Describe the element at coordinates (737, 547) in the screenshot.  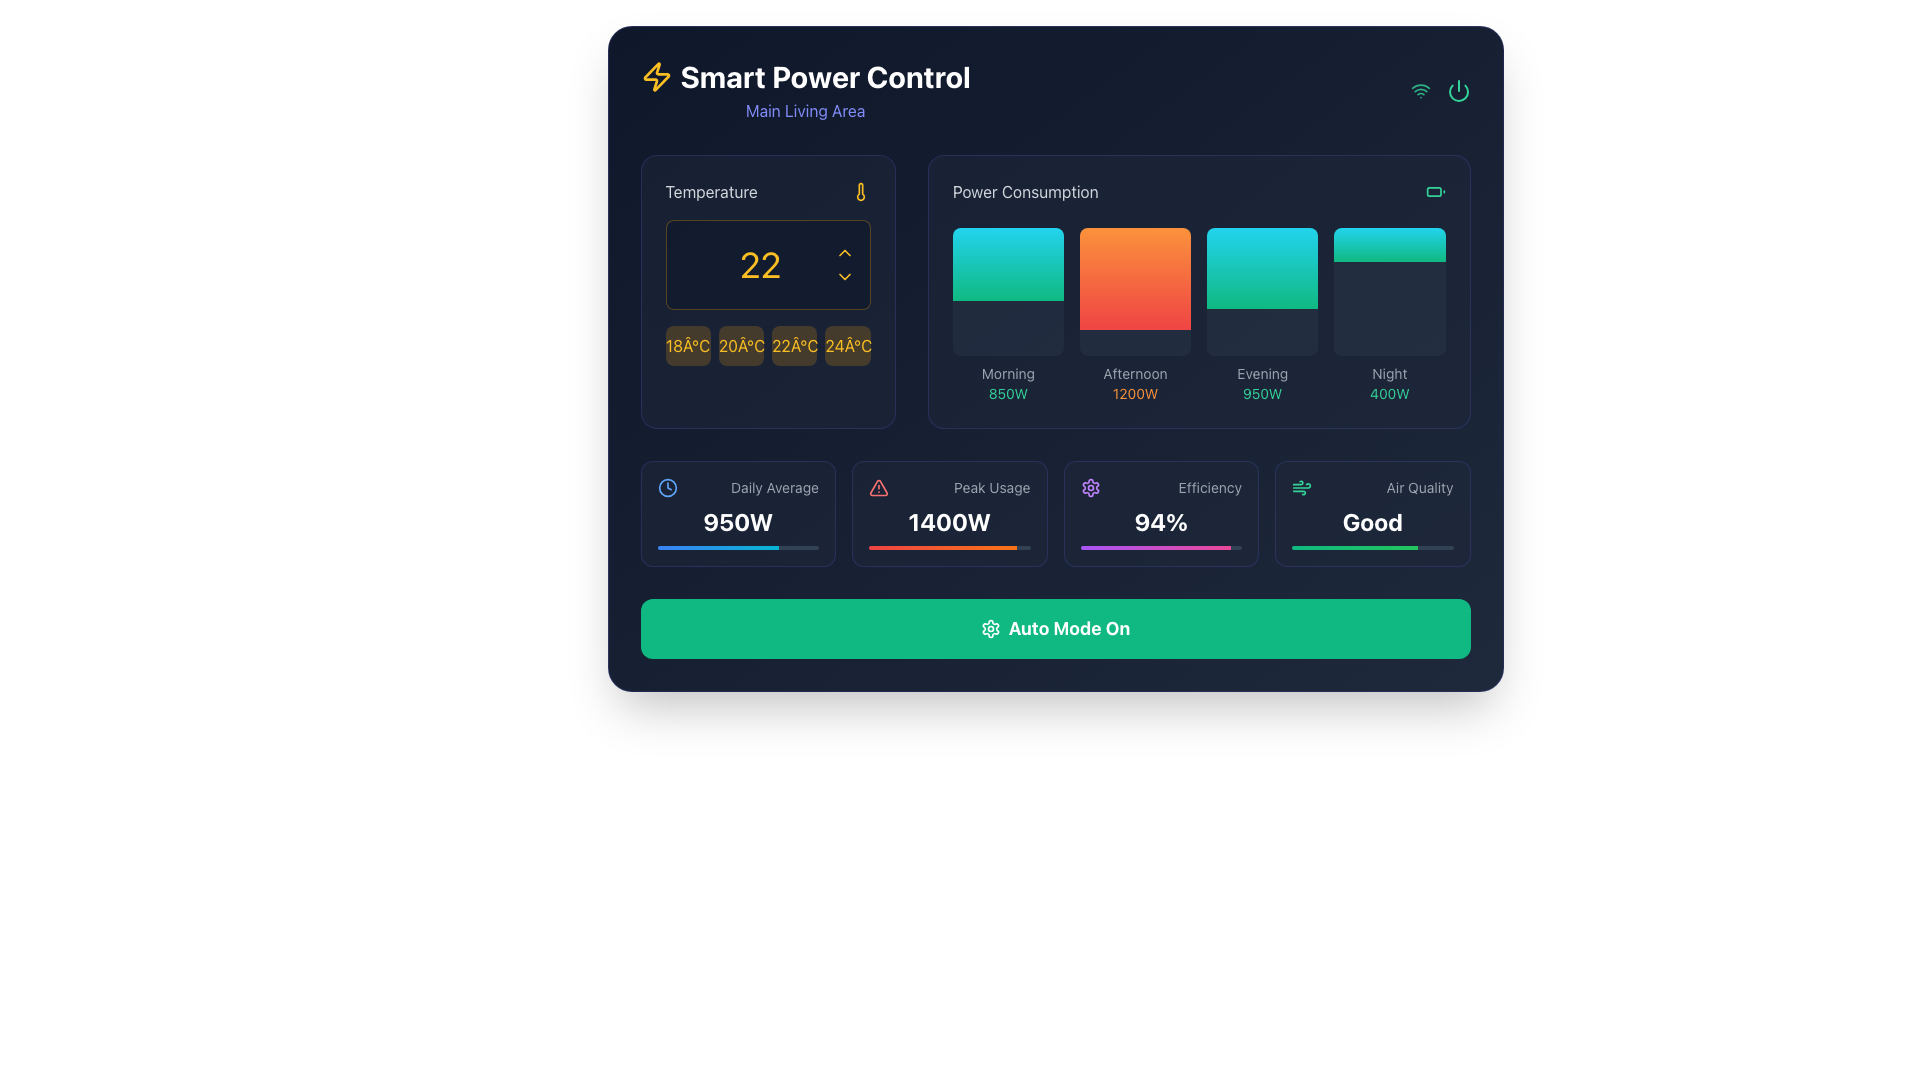
I see `the horizontal progress bar located at the bottom of the 'Daily Average' card, just below the text '950W' and above the card's edge` at that location.